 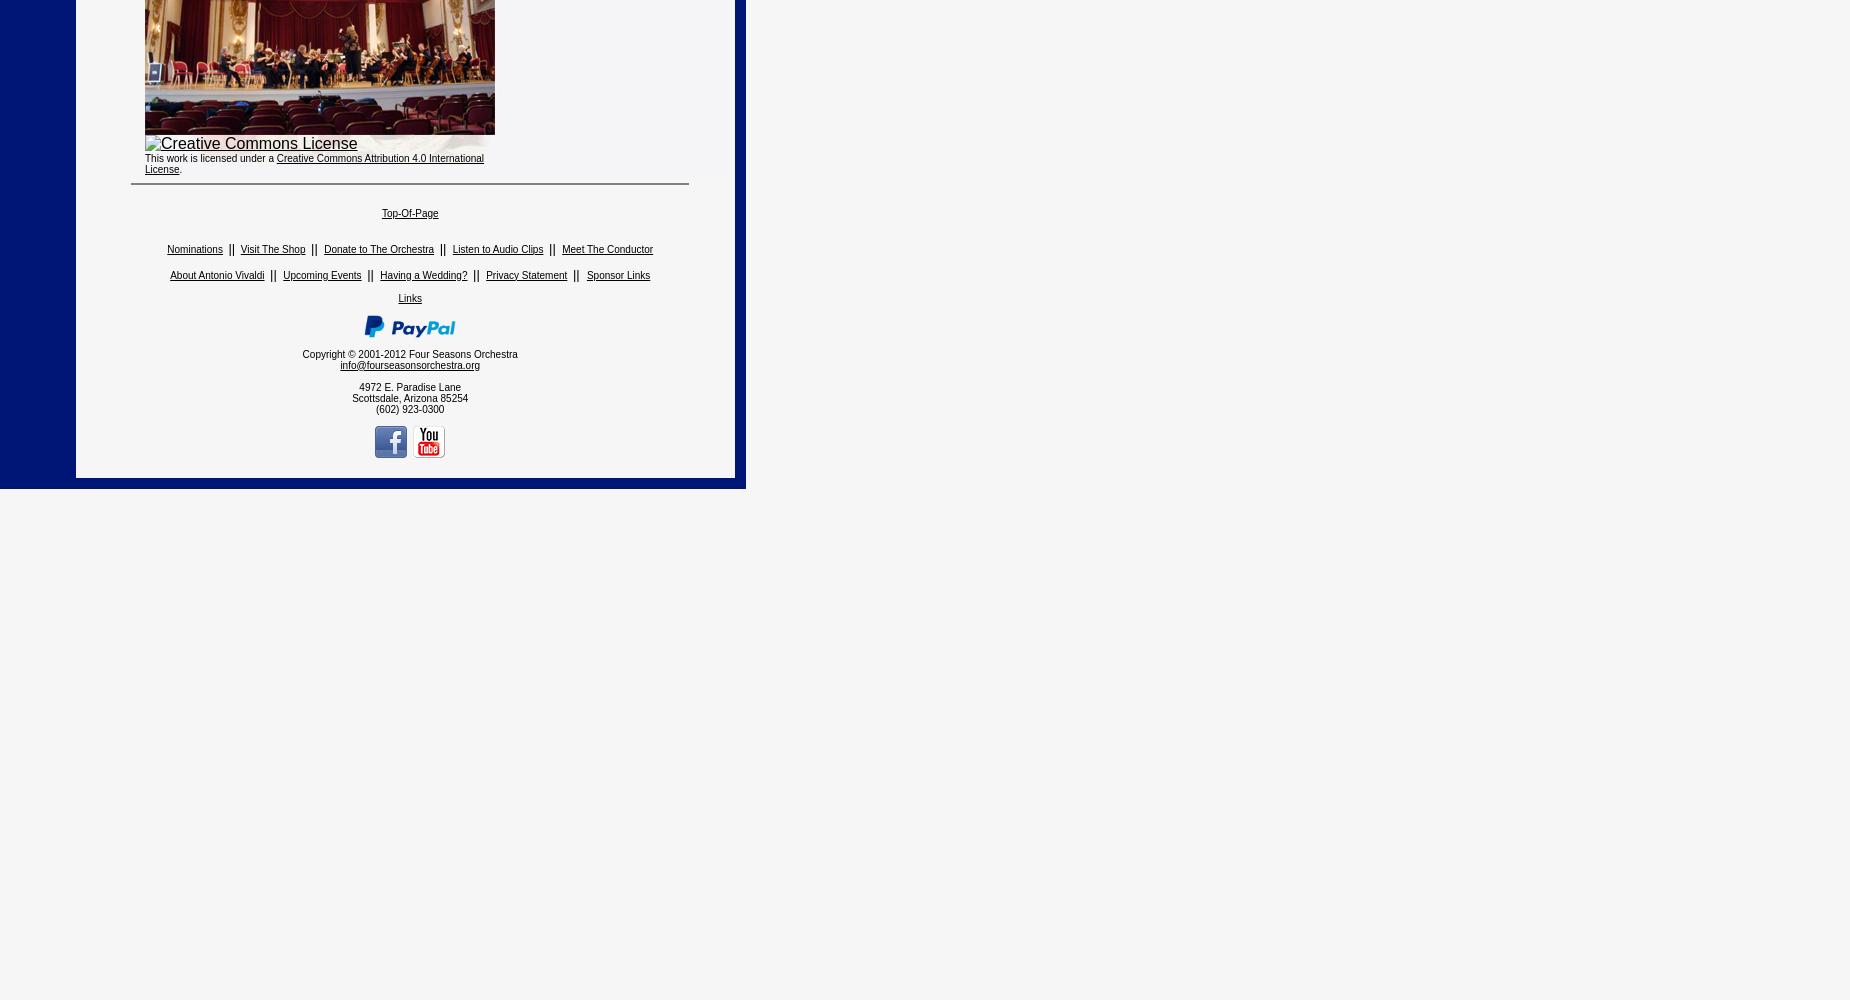 What do you see at coordinates (408, 363) in the screenshot?
I see `'info@fourseasonsorchestra.org'` at bounding box center [408, 363].